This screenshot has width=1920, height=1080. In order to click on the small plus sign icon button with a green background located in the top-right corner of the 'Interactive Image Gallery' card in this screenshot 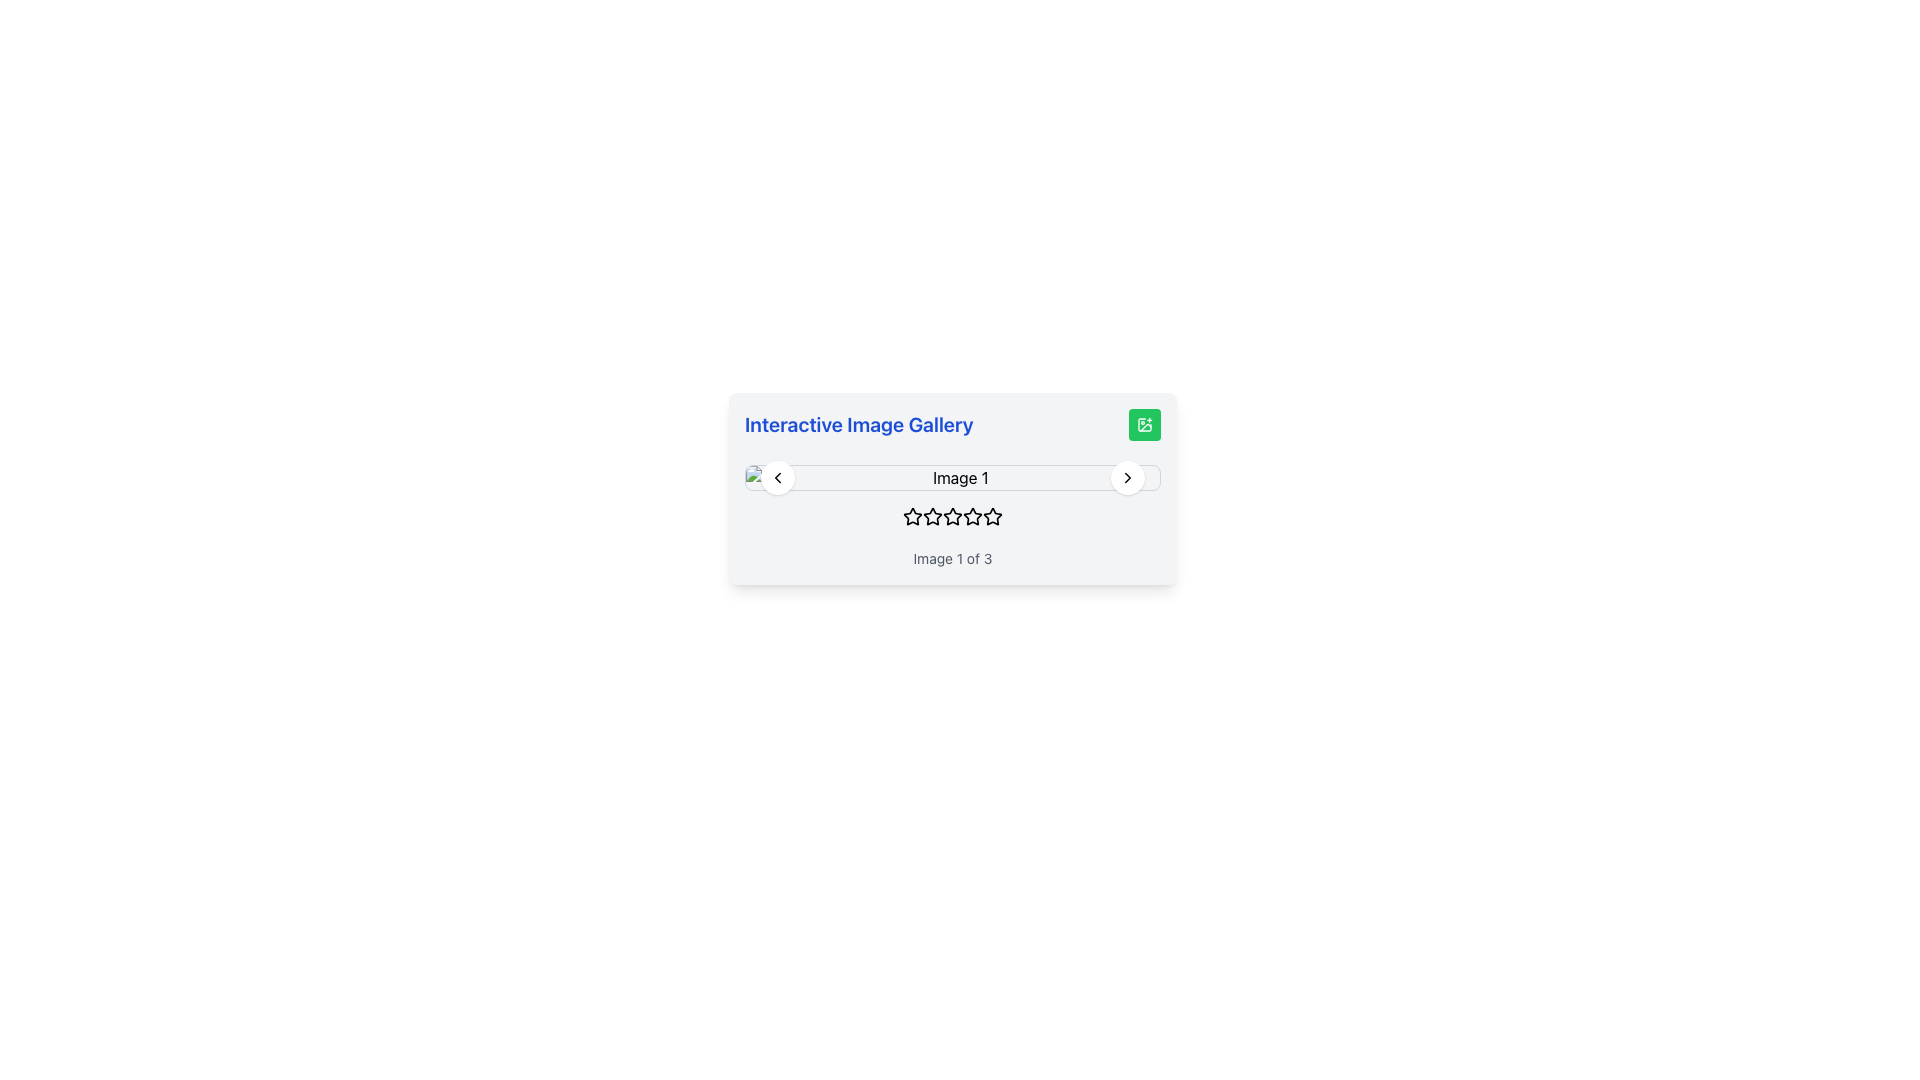, I will do `click(1145, 423)`.